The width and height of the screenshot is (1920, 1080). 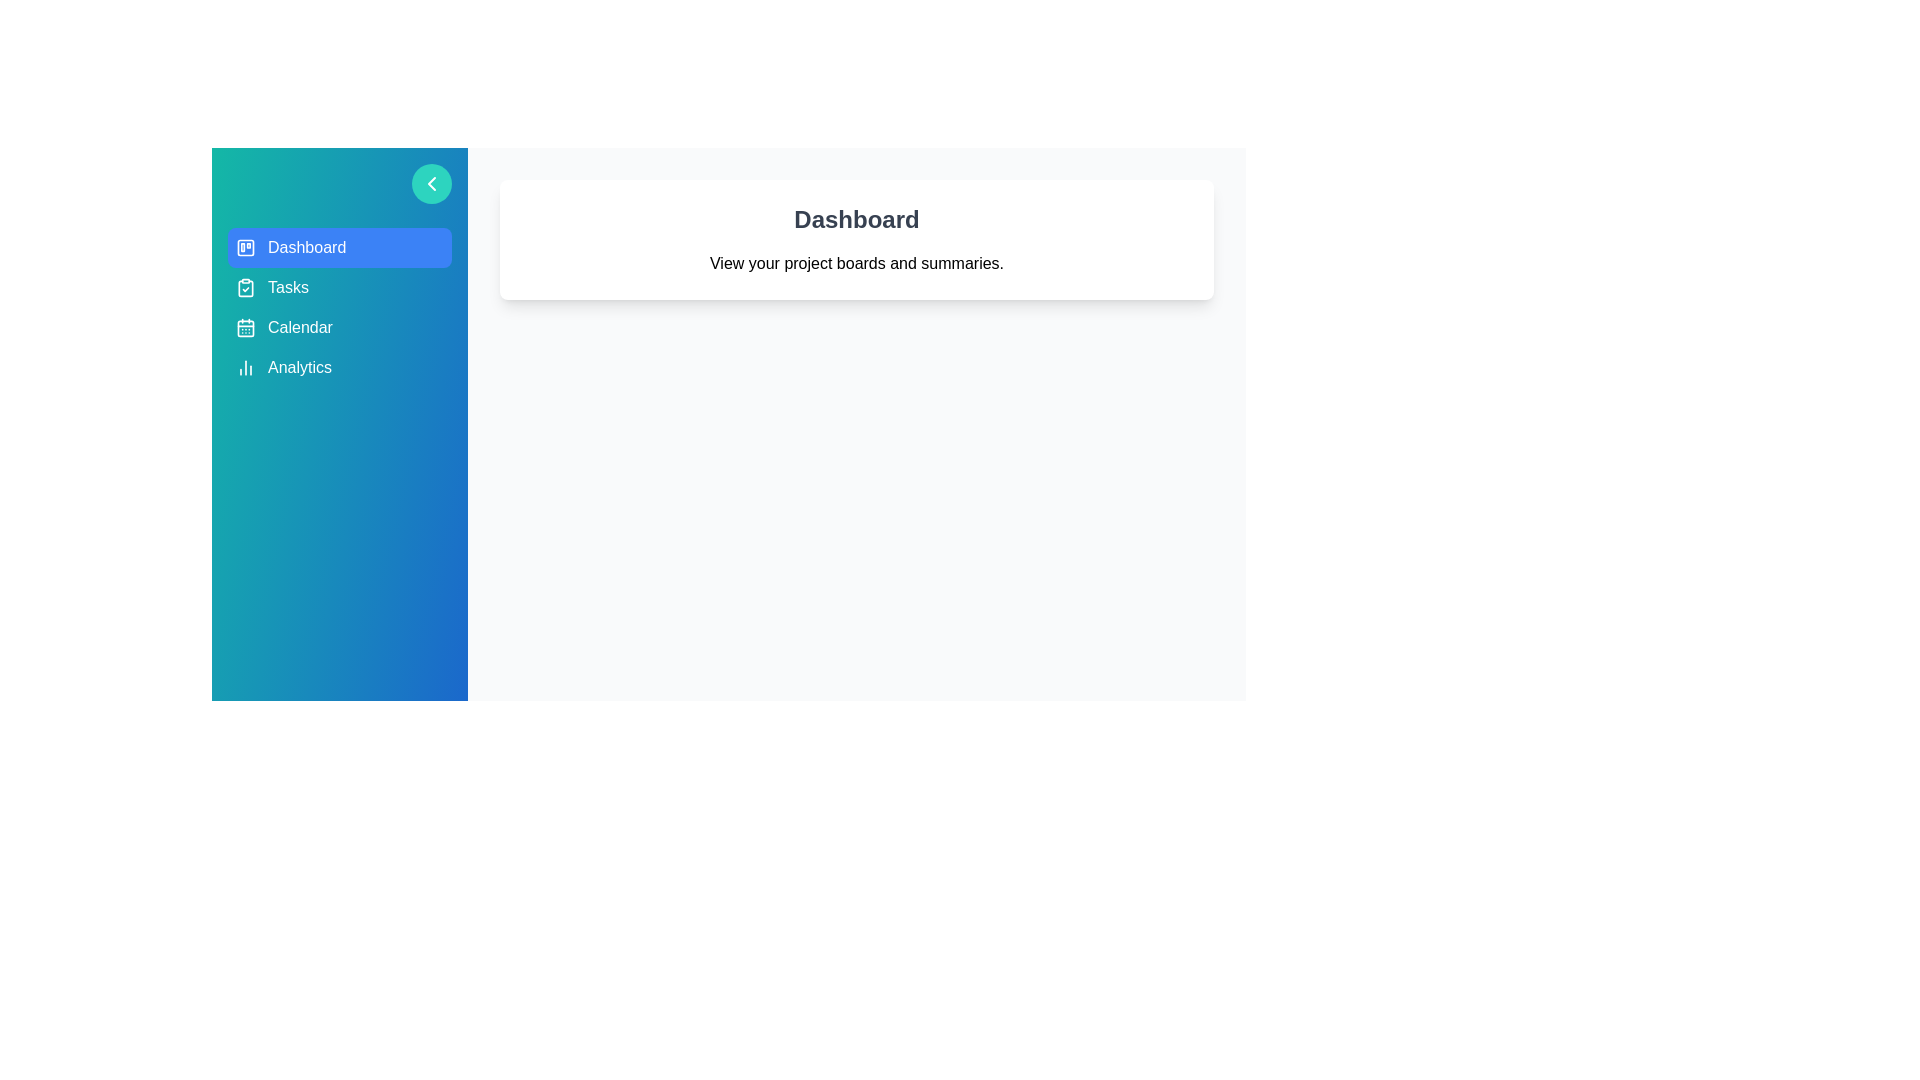 I want to click on the 'Analytics' text label in the vertical navigation menu, so click(x=299, y=367).